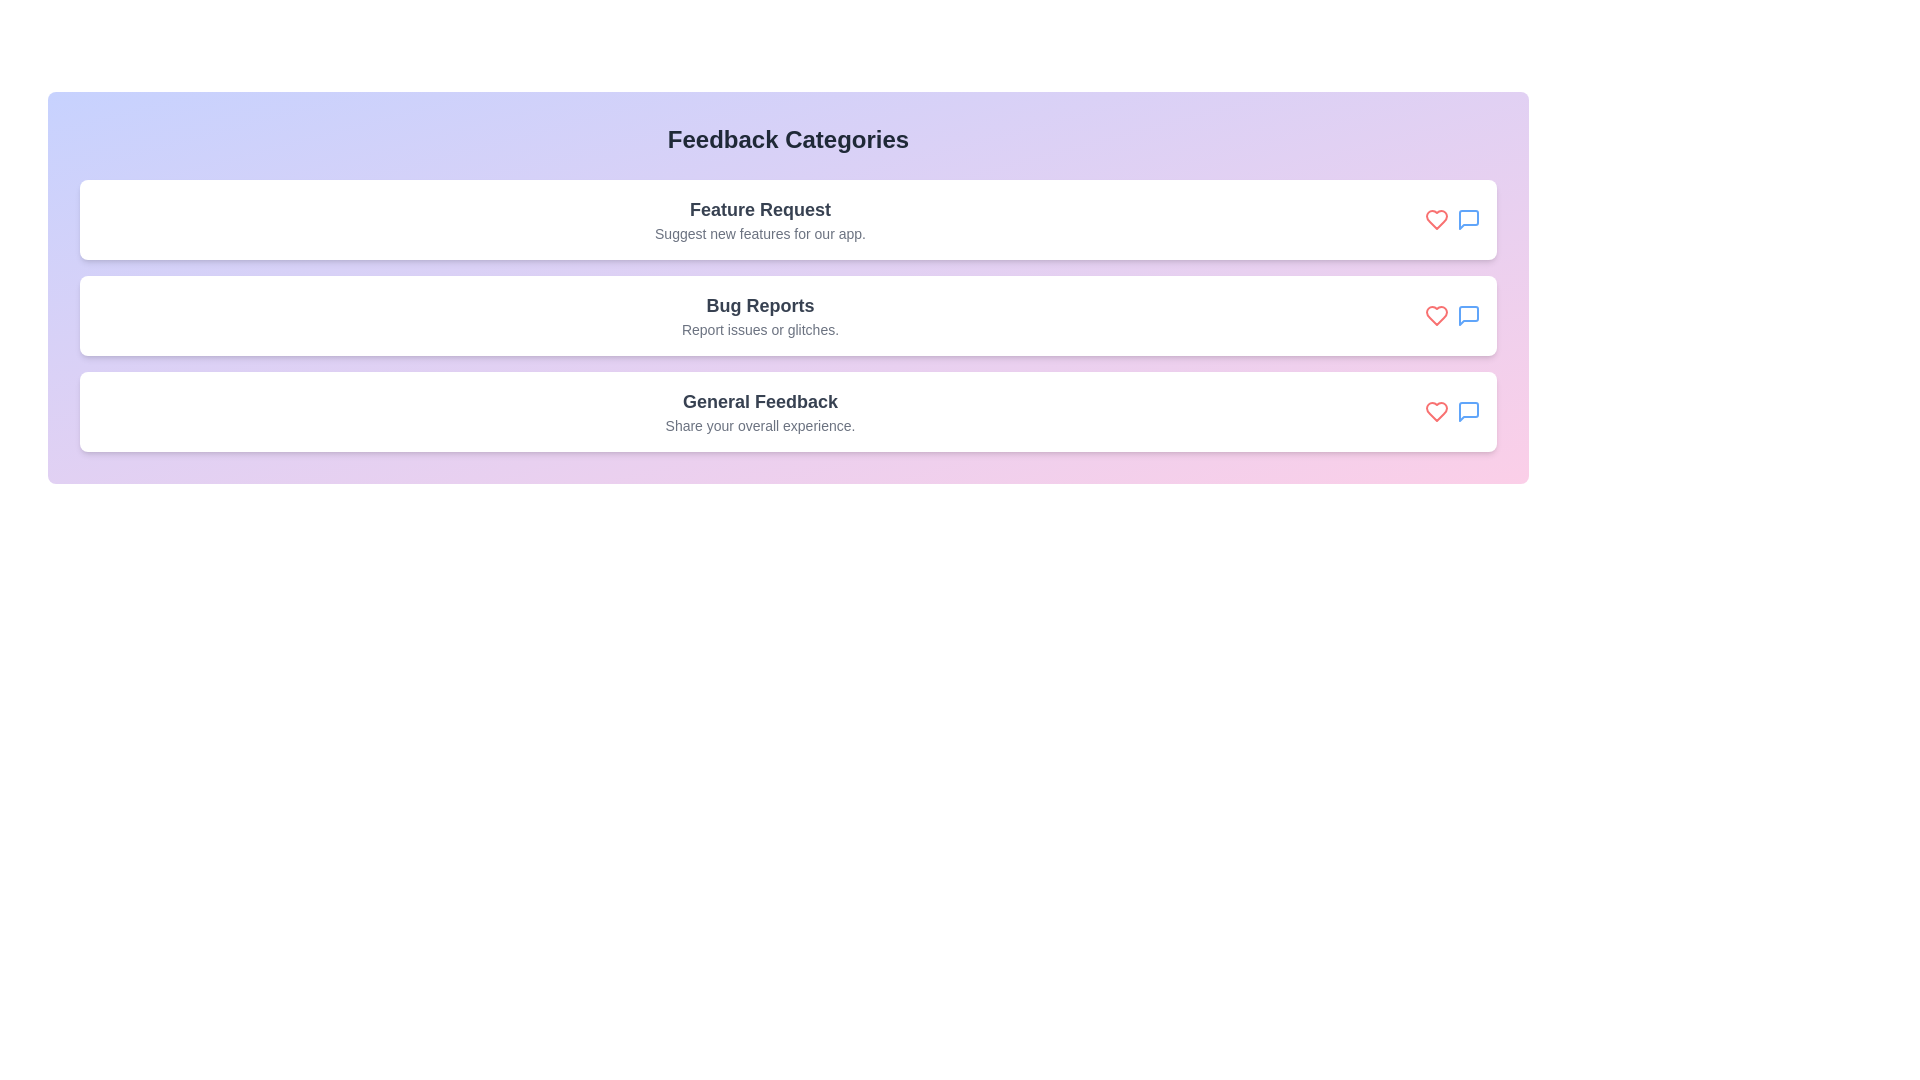 Image resolution: width=1920 pixels, height=1080 pixels. Describe the element at coordinates (1435, 315) in the screenshot. I see `the like icon for the feedback category Bug Reports` at that location.